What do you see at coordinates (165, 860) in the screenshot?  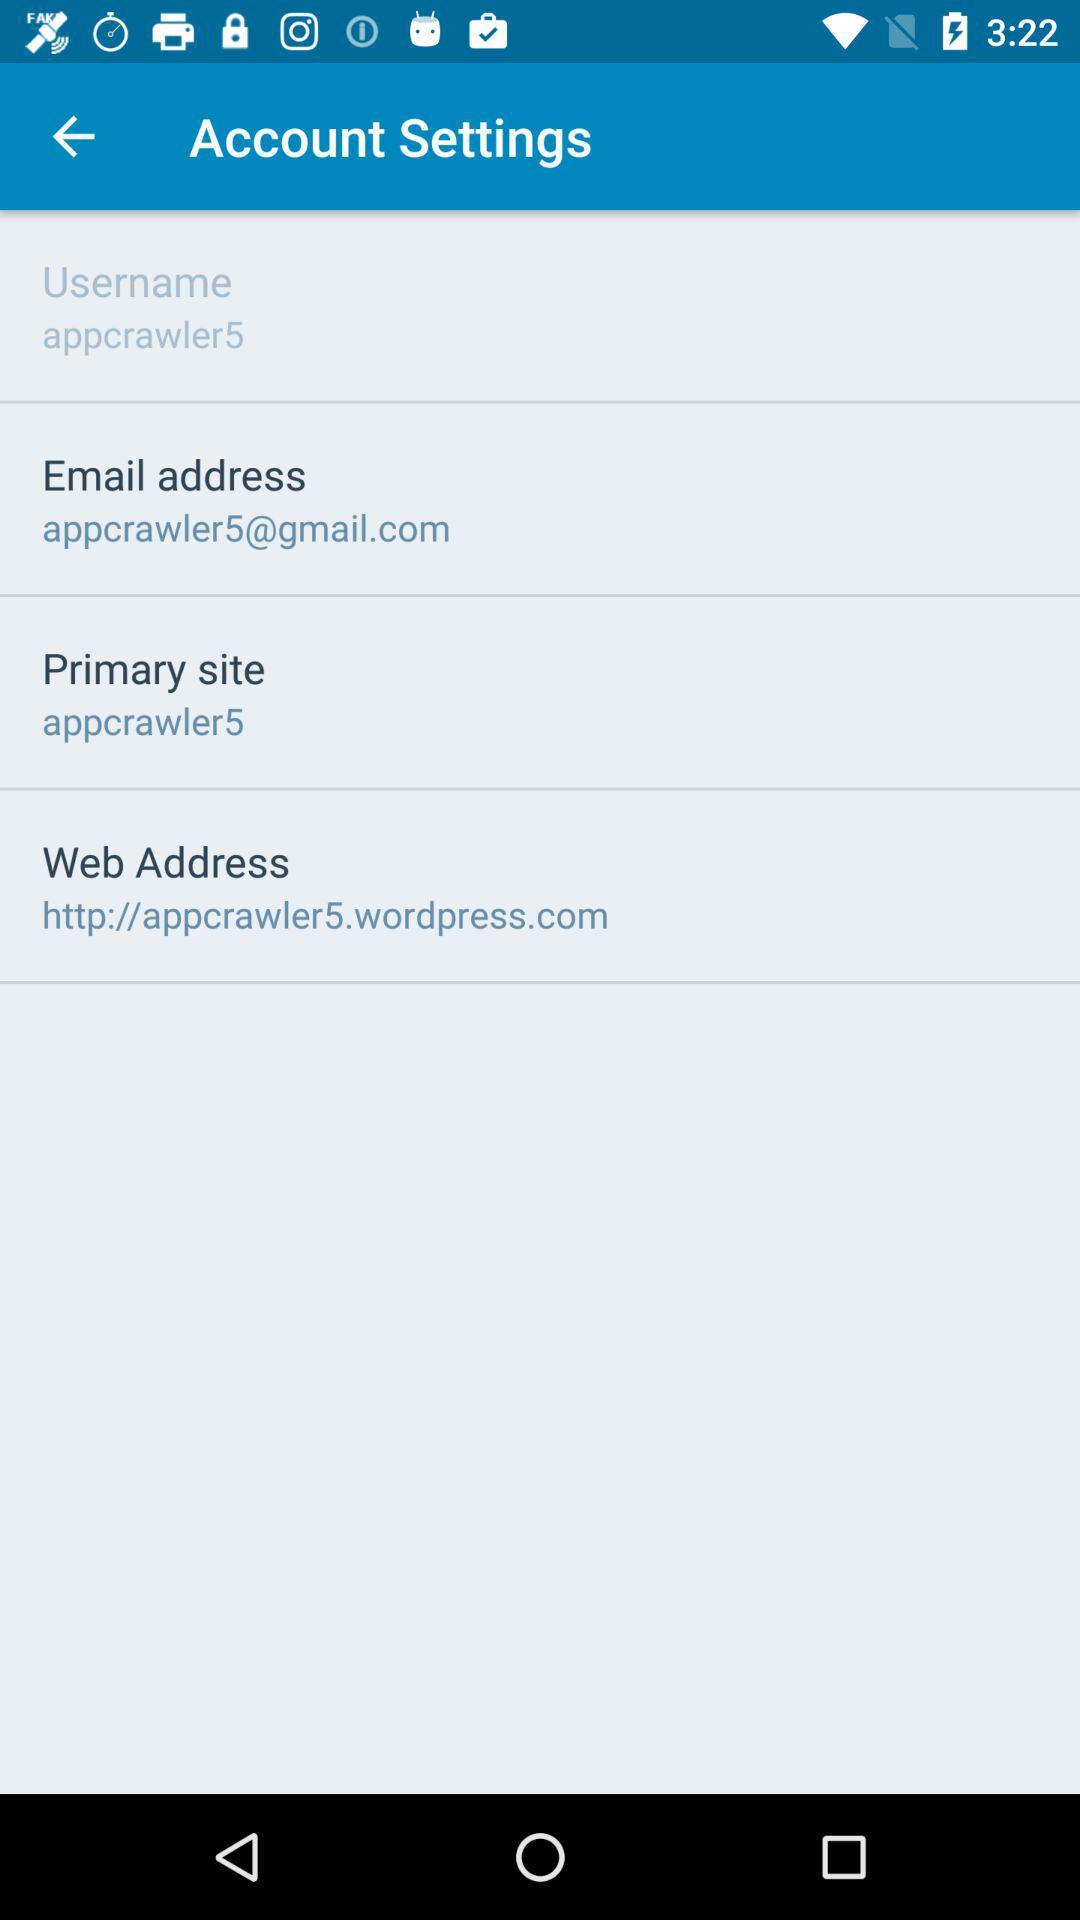 I see `the web address item` at bounding box center [165, 860].